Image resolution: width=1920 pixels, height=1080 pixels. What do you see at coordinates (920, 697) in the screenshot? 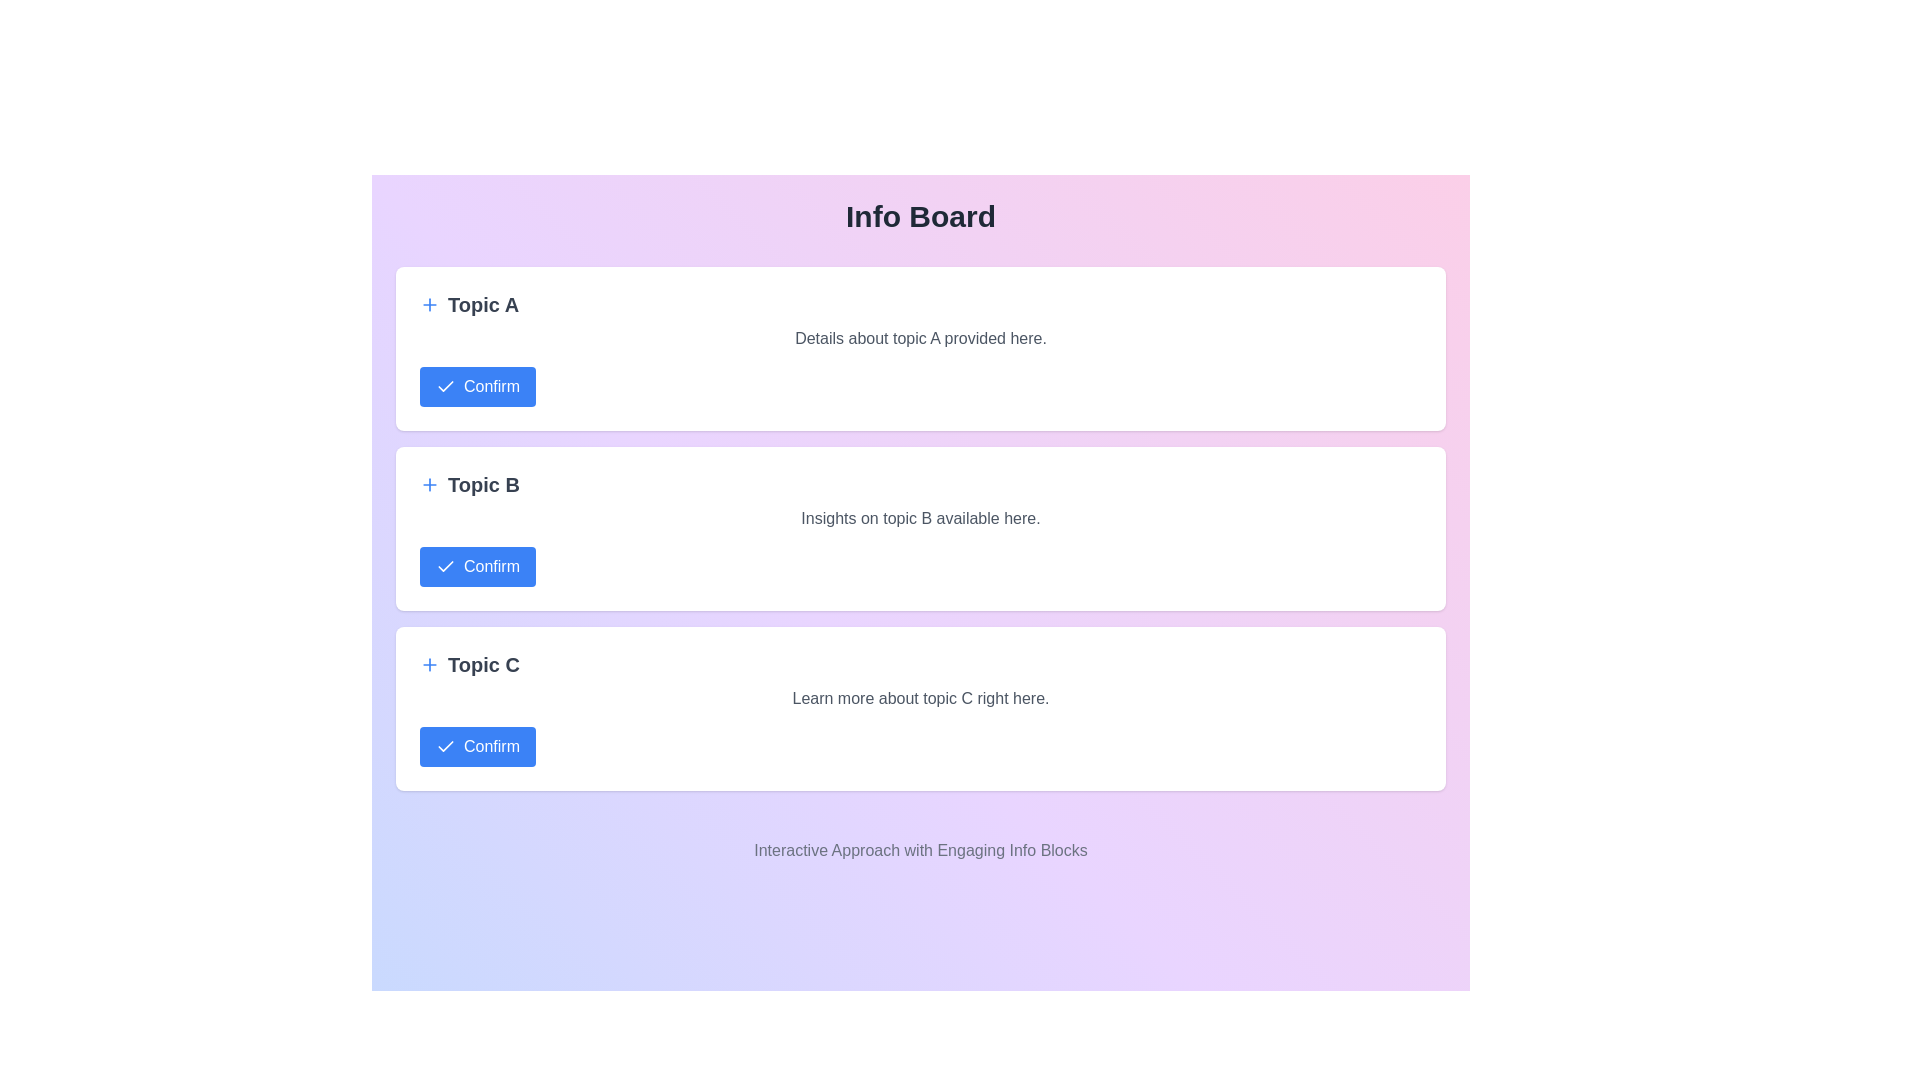
I see `the static text element displaying 'Learn more about topic C right here.' located within the 'Topic C' block, below the title 'Topic C' and the '+' icon` at bounding box center [920, 697].